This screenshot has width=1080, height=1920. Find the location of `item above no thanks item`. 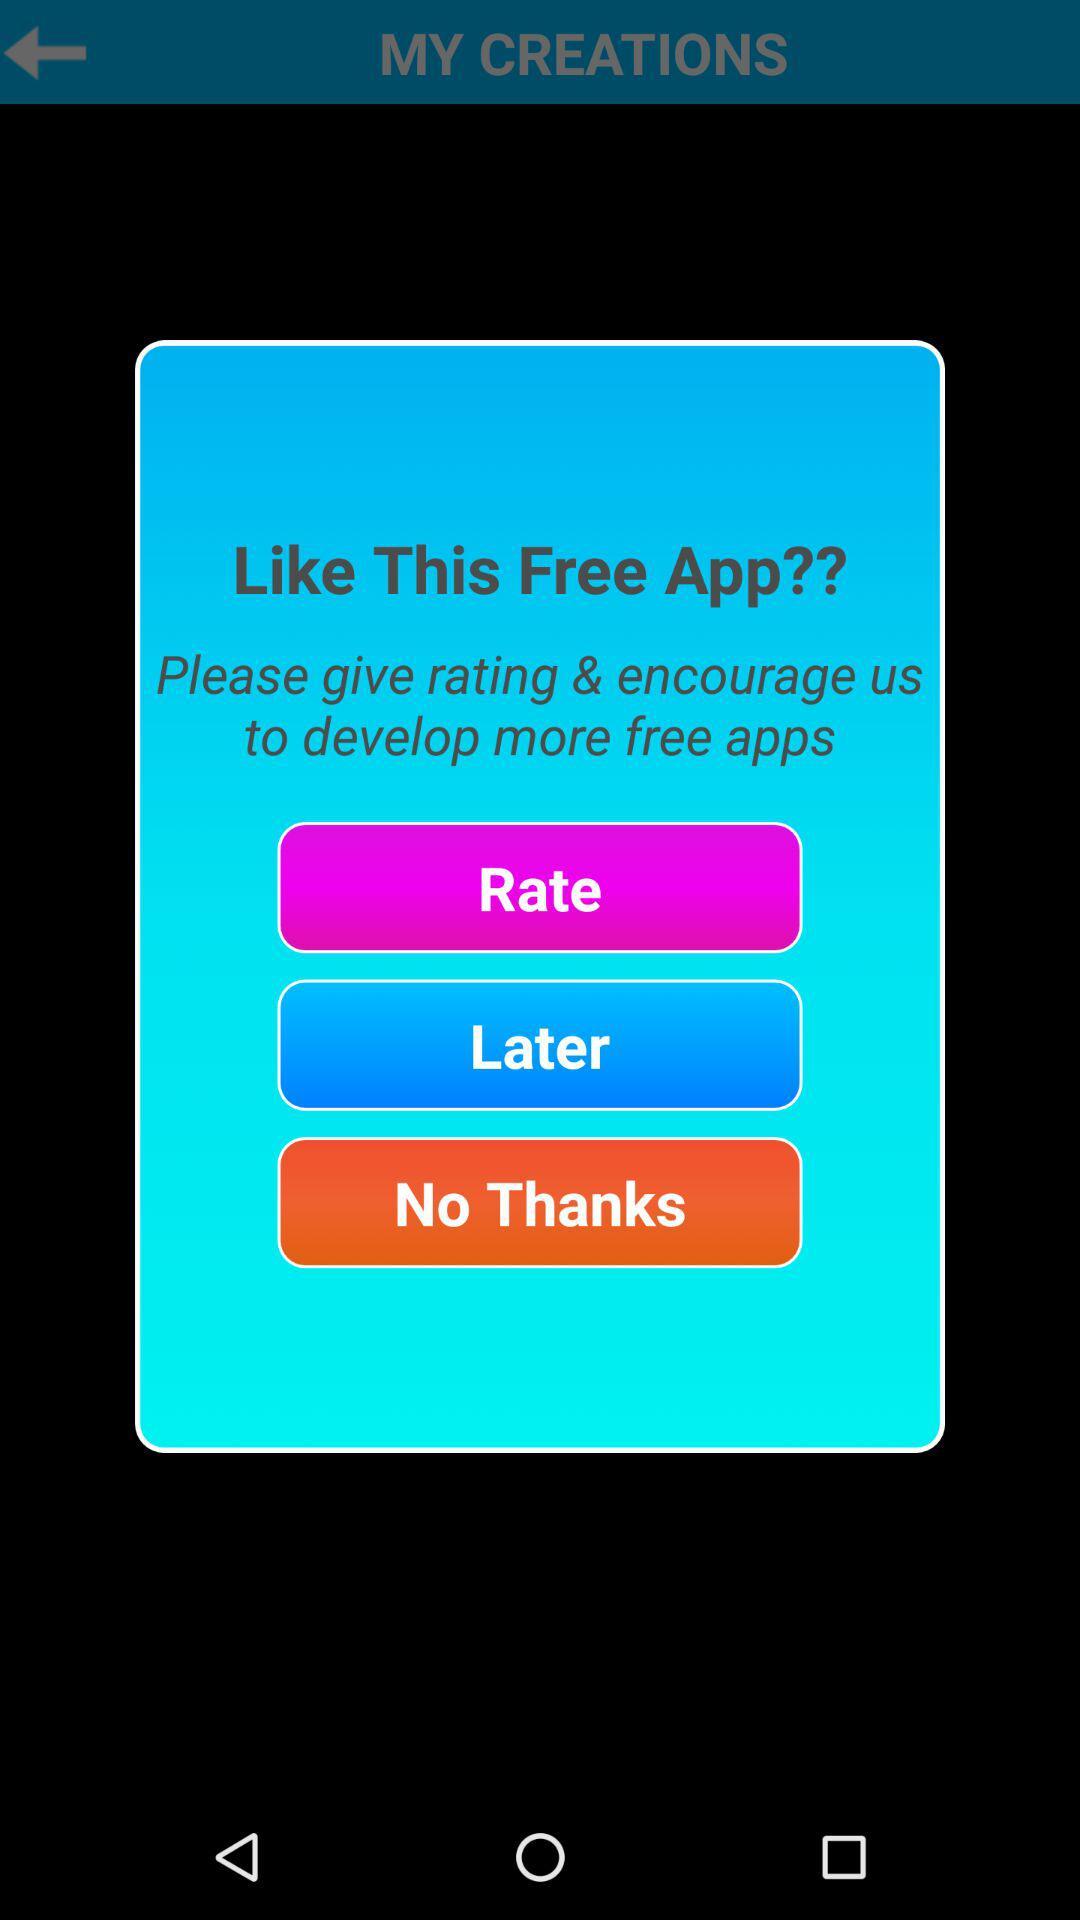

item above no thanks item is located at coordinates (540, 1044).